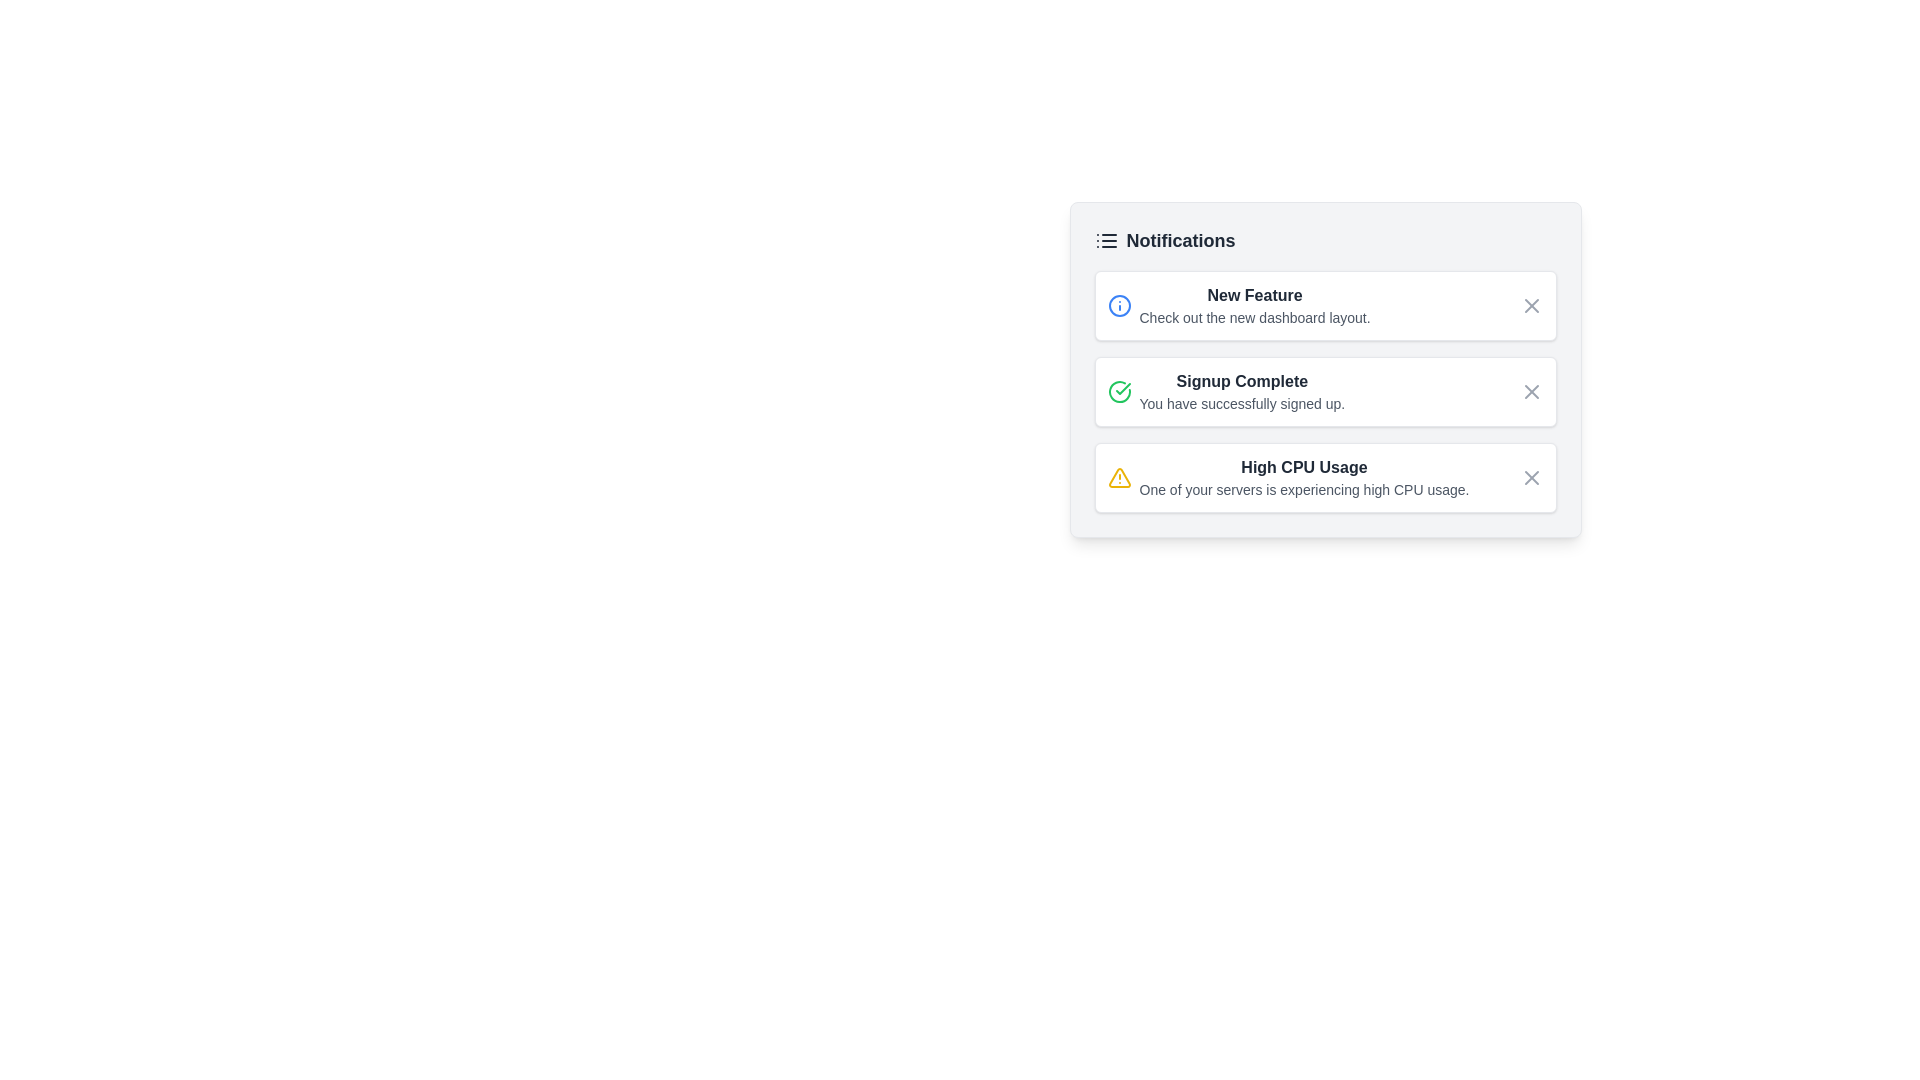  Describe the element at coordinates (1254, 305) in the screenshot. I see `the text block displaying the title 'New Feature' and the description 'Check out the new dashboard layout.' within the notification card` at that location.